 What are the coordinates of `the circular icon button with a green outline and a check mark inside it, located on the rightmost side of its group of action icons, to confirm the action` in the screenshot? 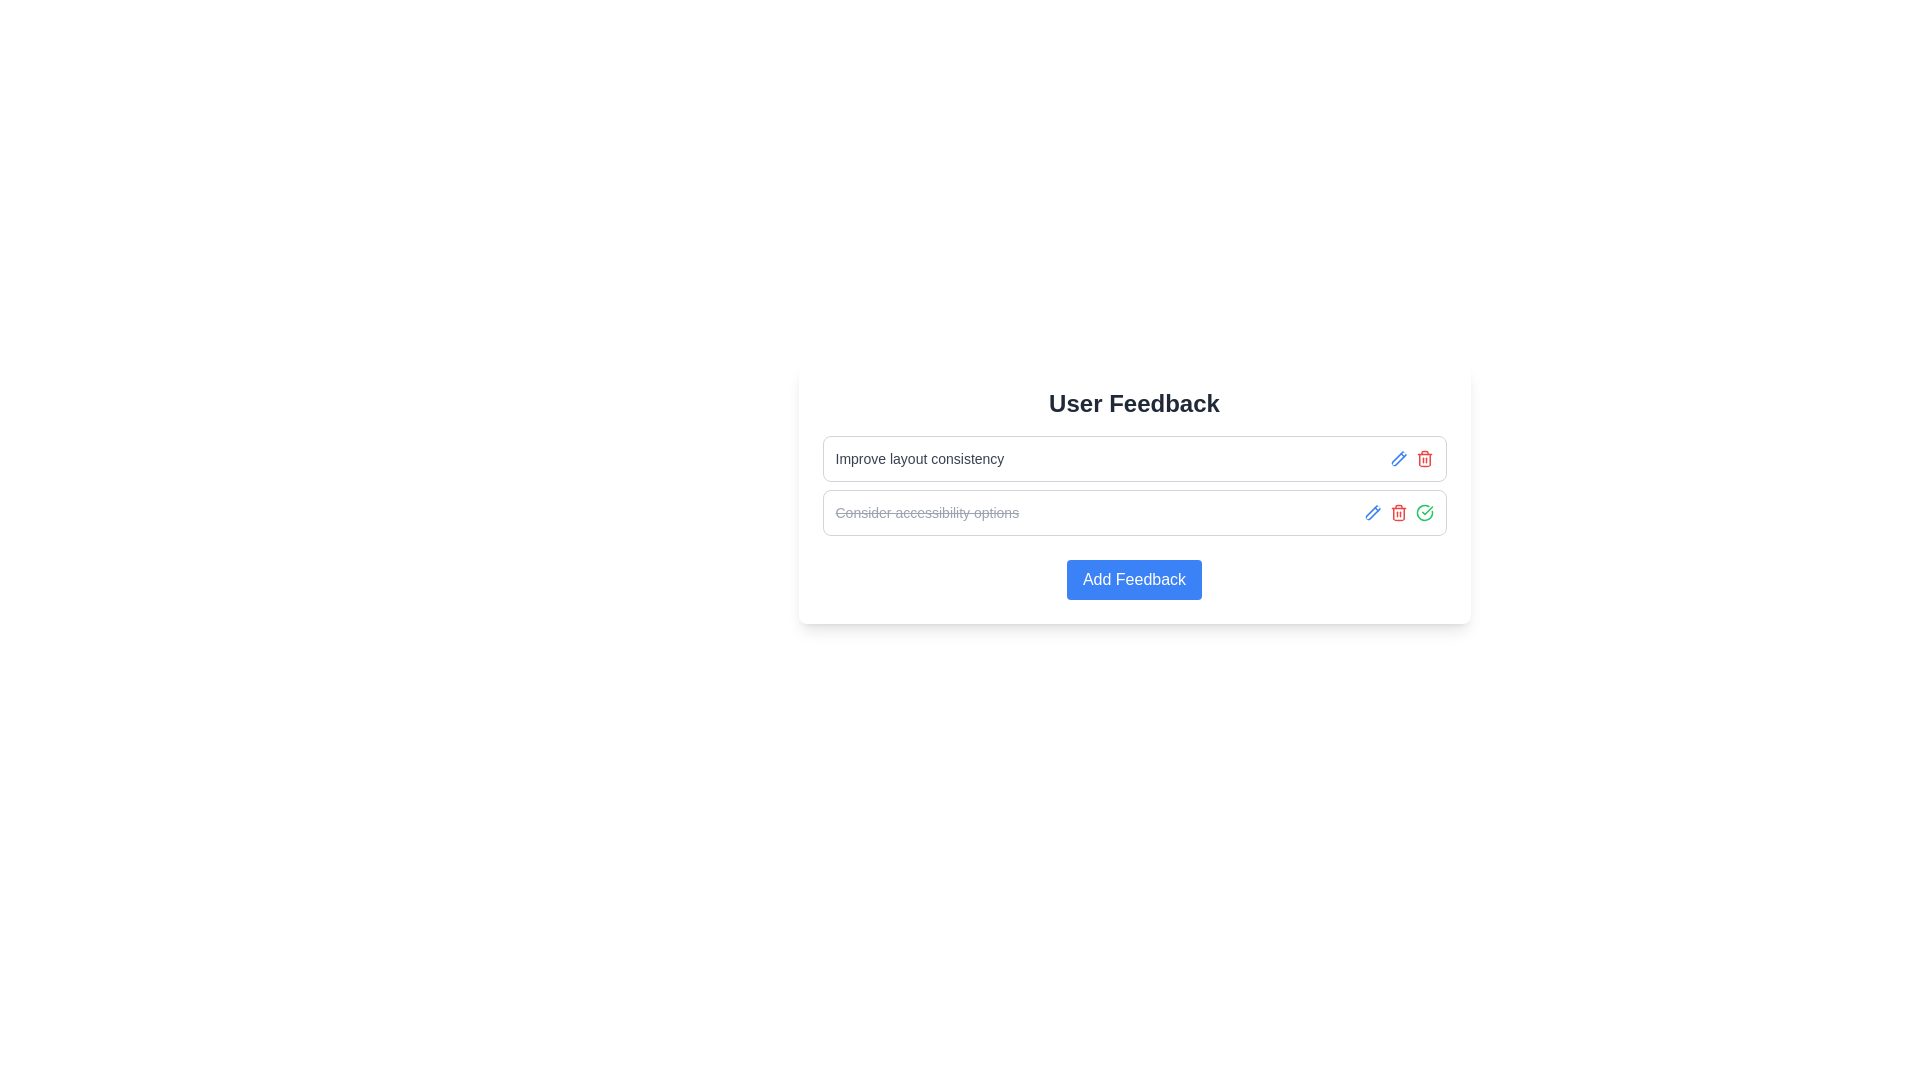 It's located at (1423, 512).